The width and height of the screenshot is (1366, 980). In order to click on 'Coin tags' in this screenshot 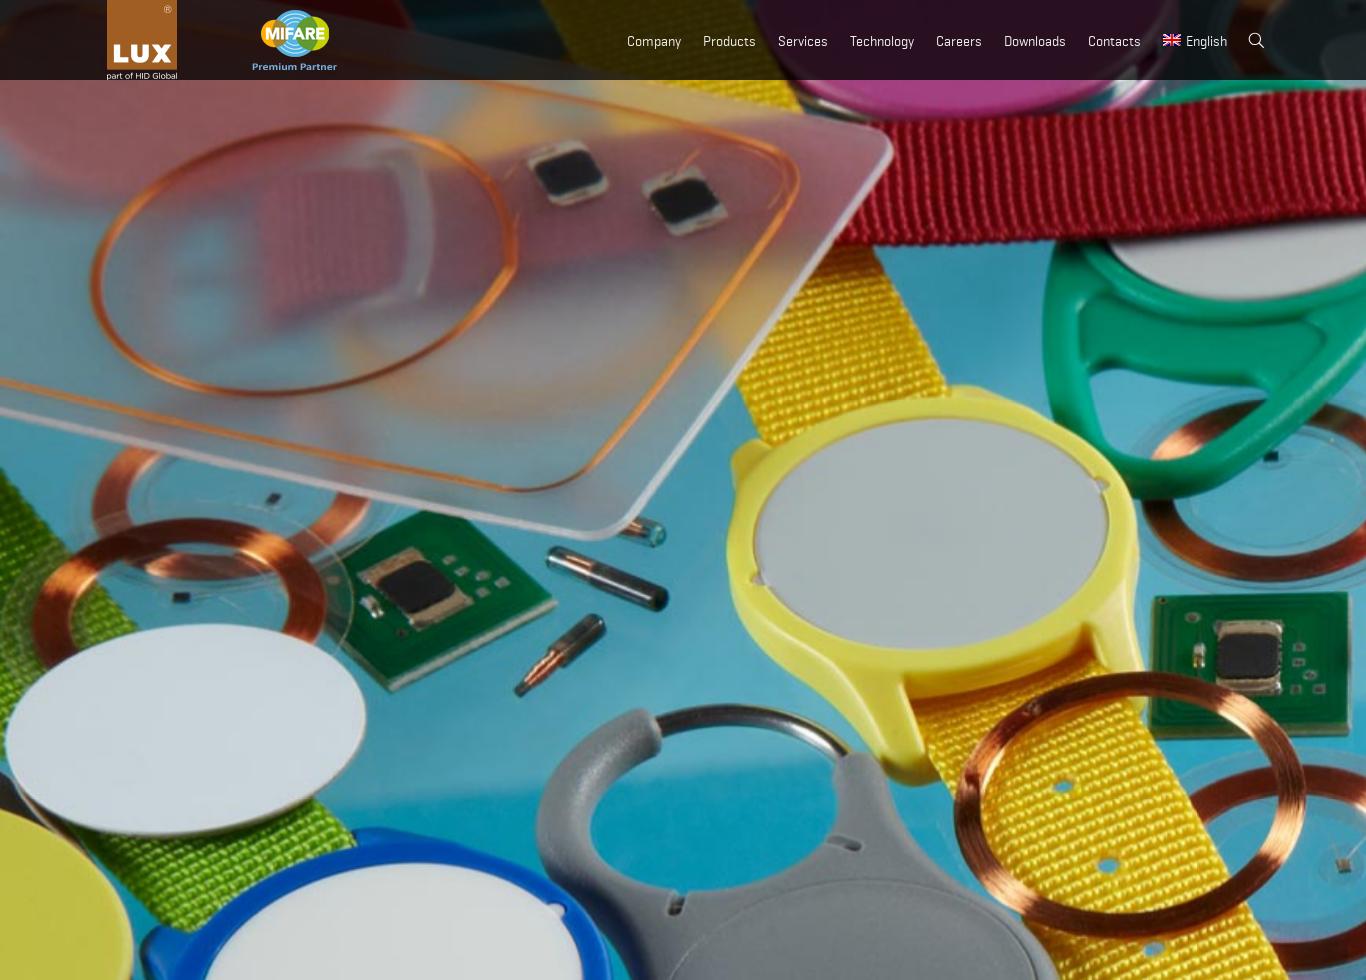, I will do `click(720, 582)`.